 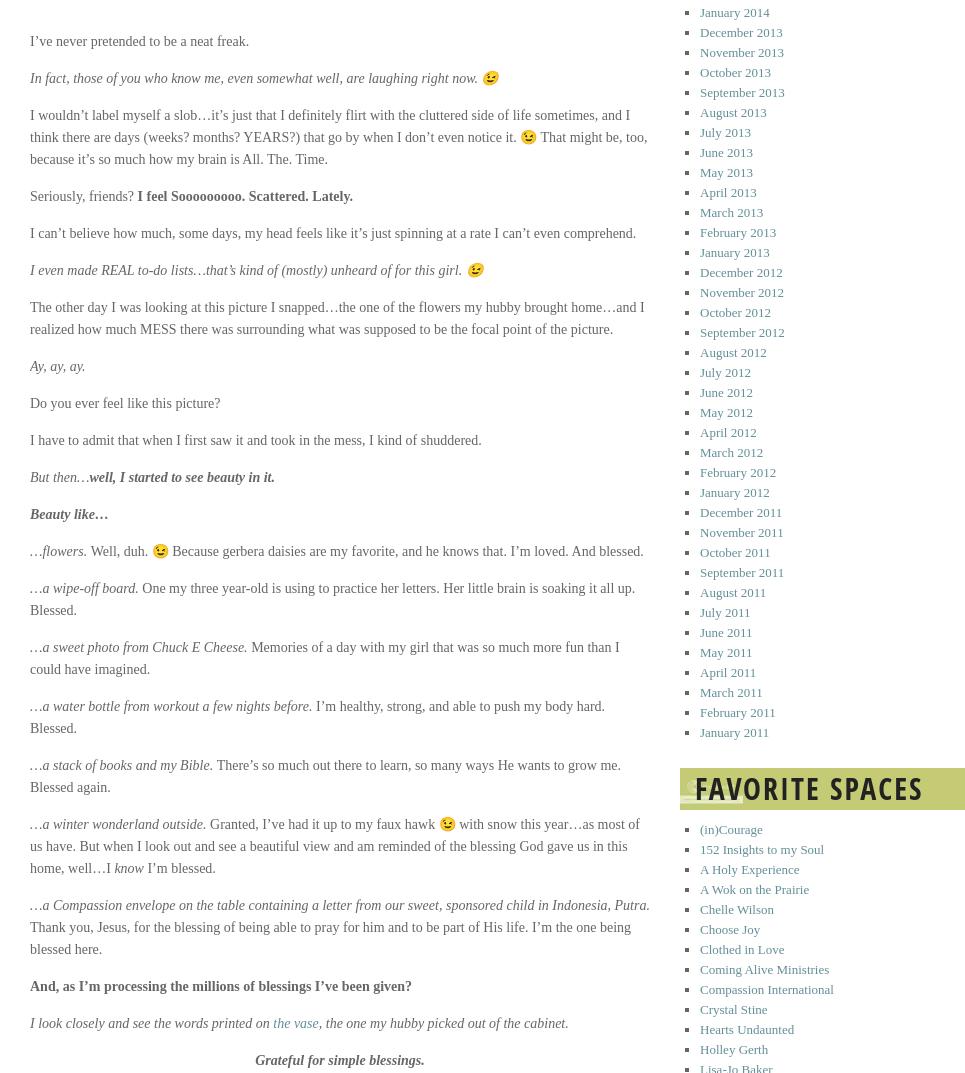 What do you see at coordinates (699, 949) in the screenshot?
I see `'Clothed in Love'` at bounding box center [699, 949].